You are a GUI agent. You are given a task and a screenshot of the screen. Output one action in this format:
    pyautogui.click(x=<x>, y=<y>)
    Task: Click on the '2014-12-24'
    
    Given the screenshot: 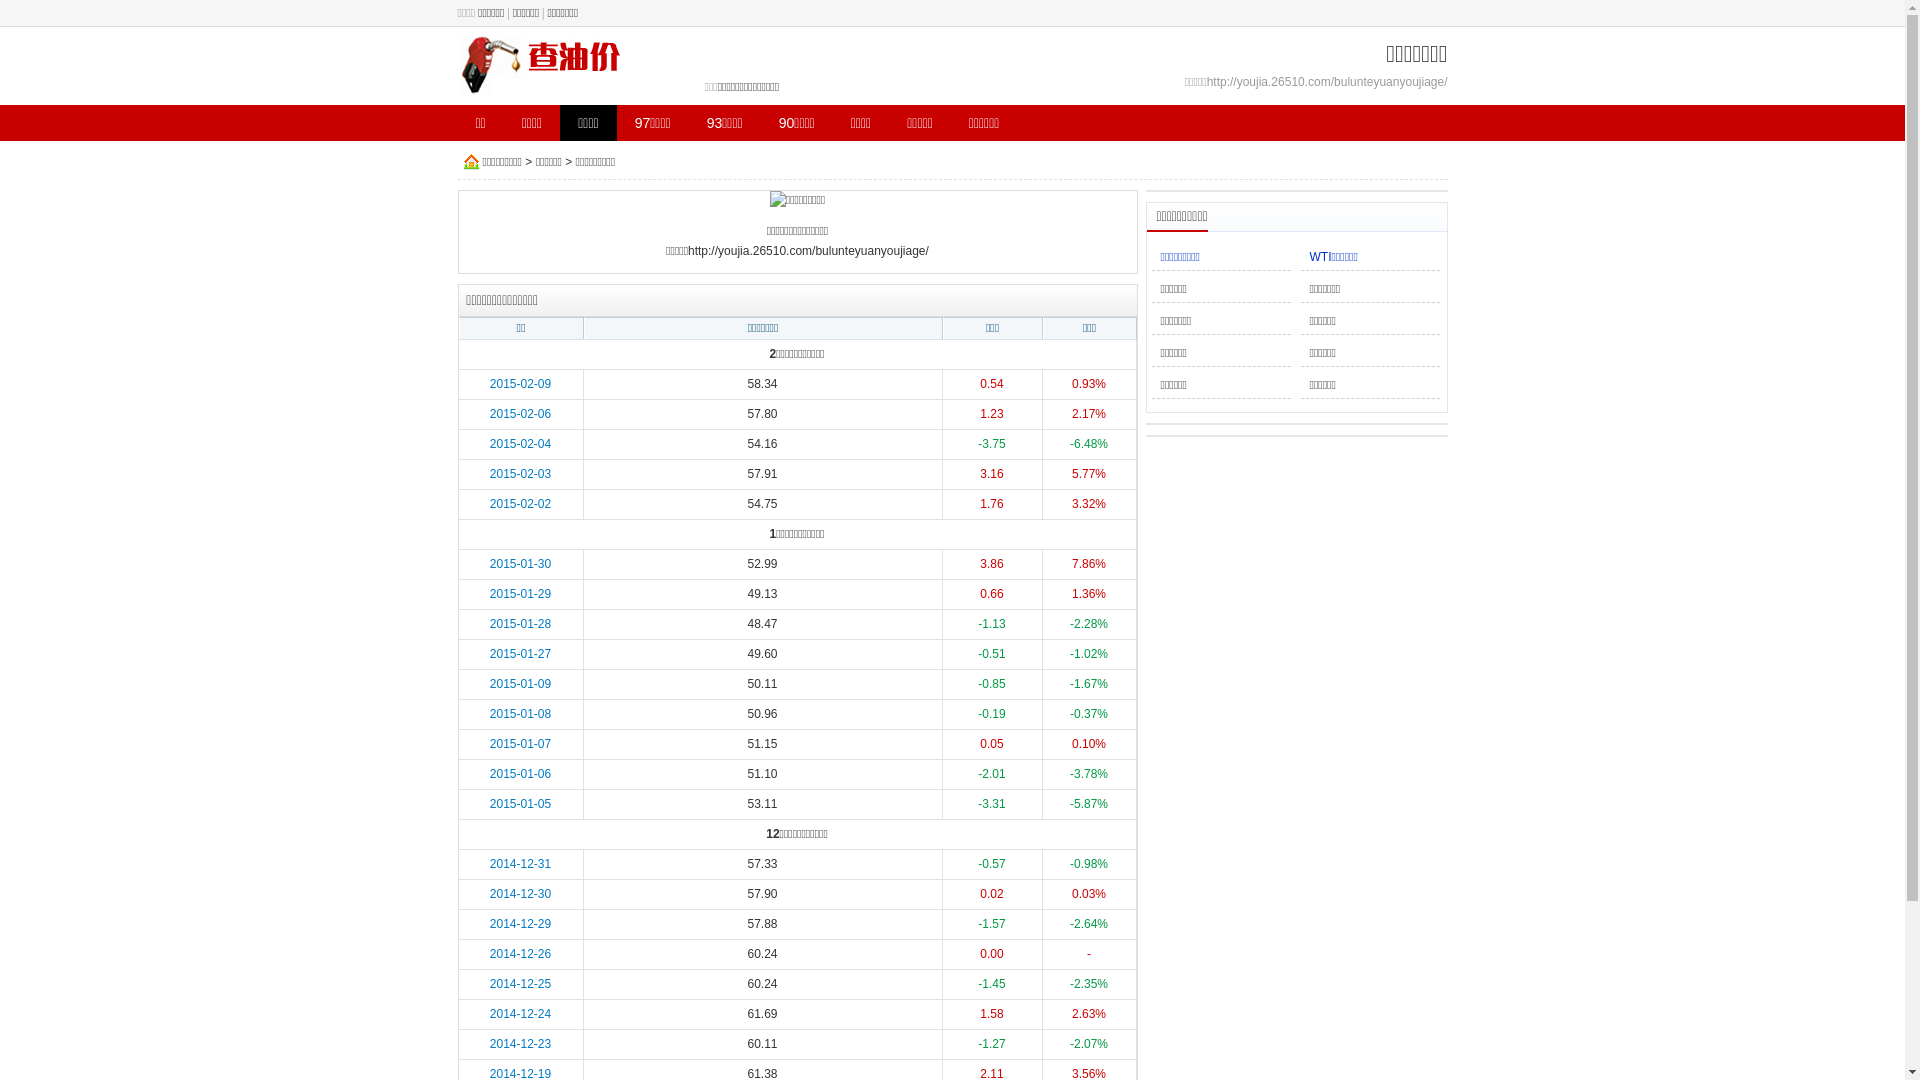 What is the action you would take?
    pyautogui.click(x=520, y=1014)
    